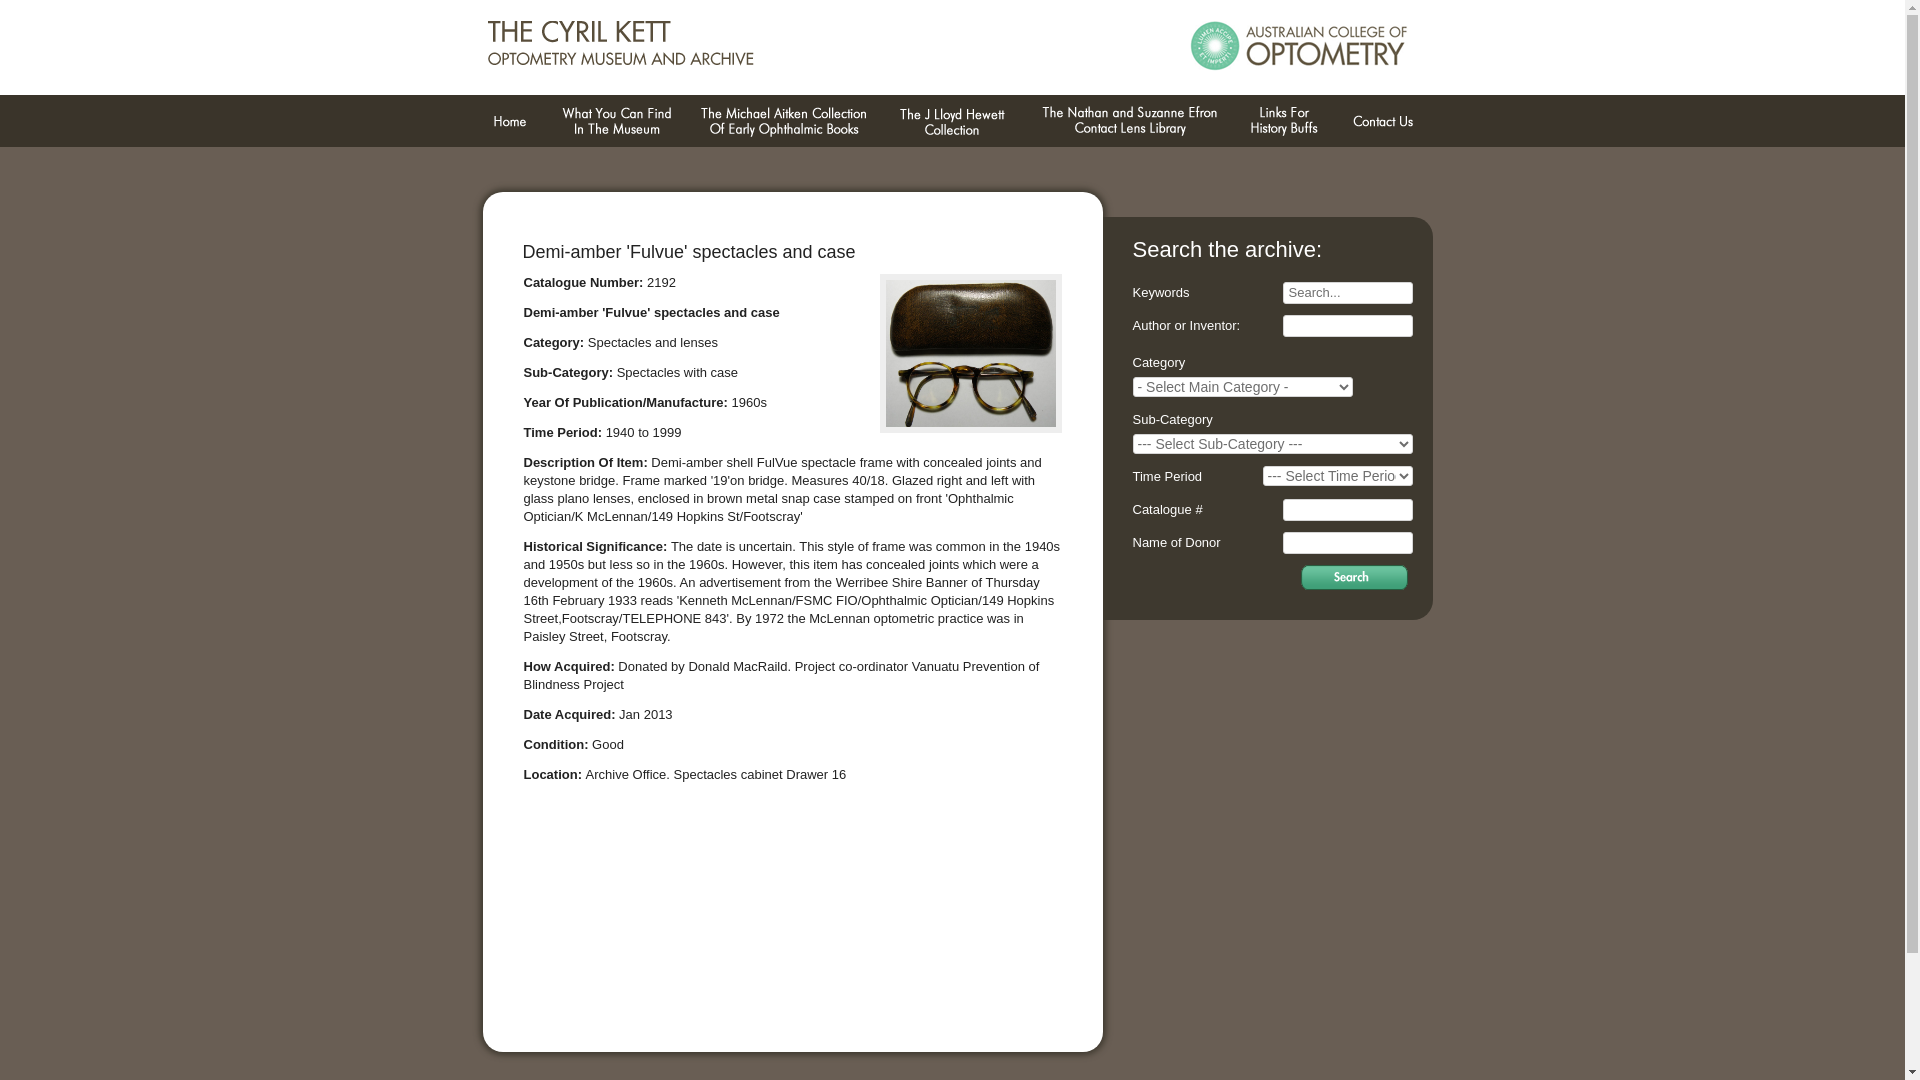  What do you see at coordinates (1282, 121) in the screenshot?
I see `'LINKS FOR HISTORY BUFFS'` at bounding box center [1282, 121].